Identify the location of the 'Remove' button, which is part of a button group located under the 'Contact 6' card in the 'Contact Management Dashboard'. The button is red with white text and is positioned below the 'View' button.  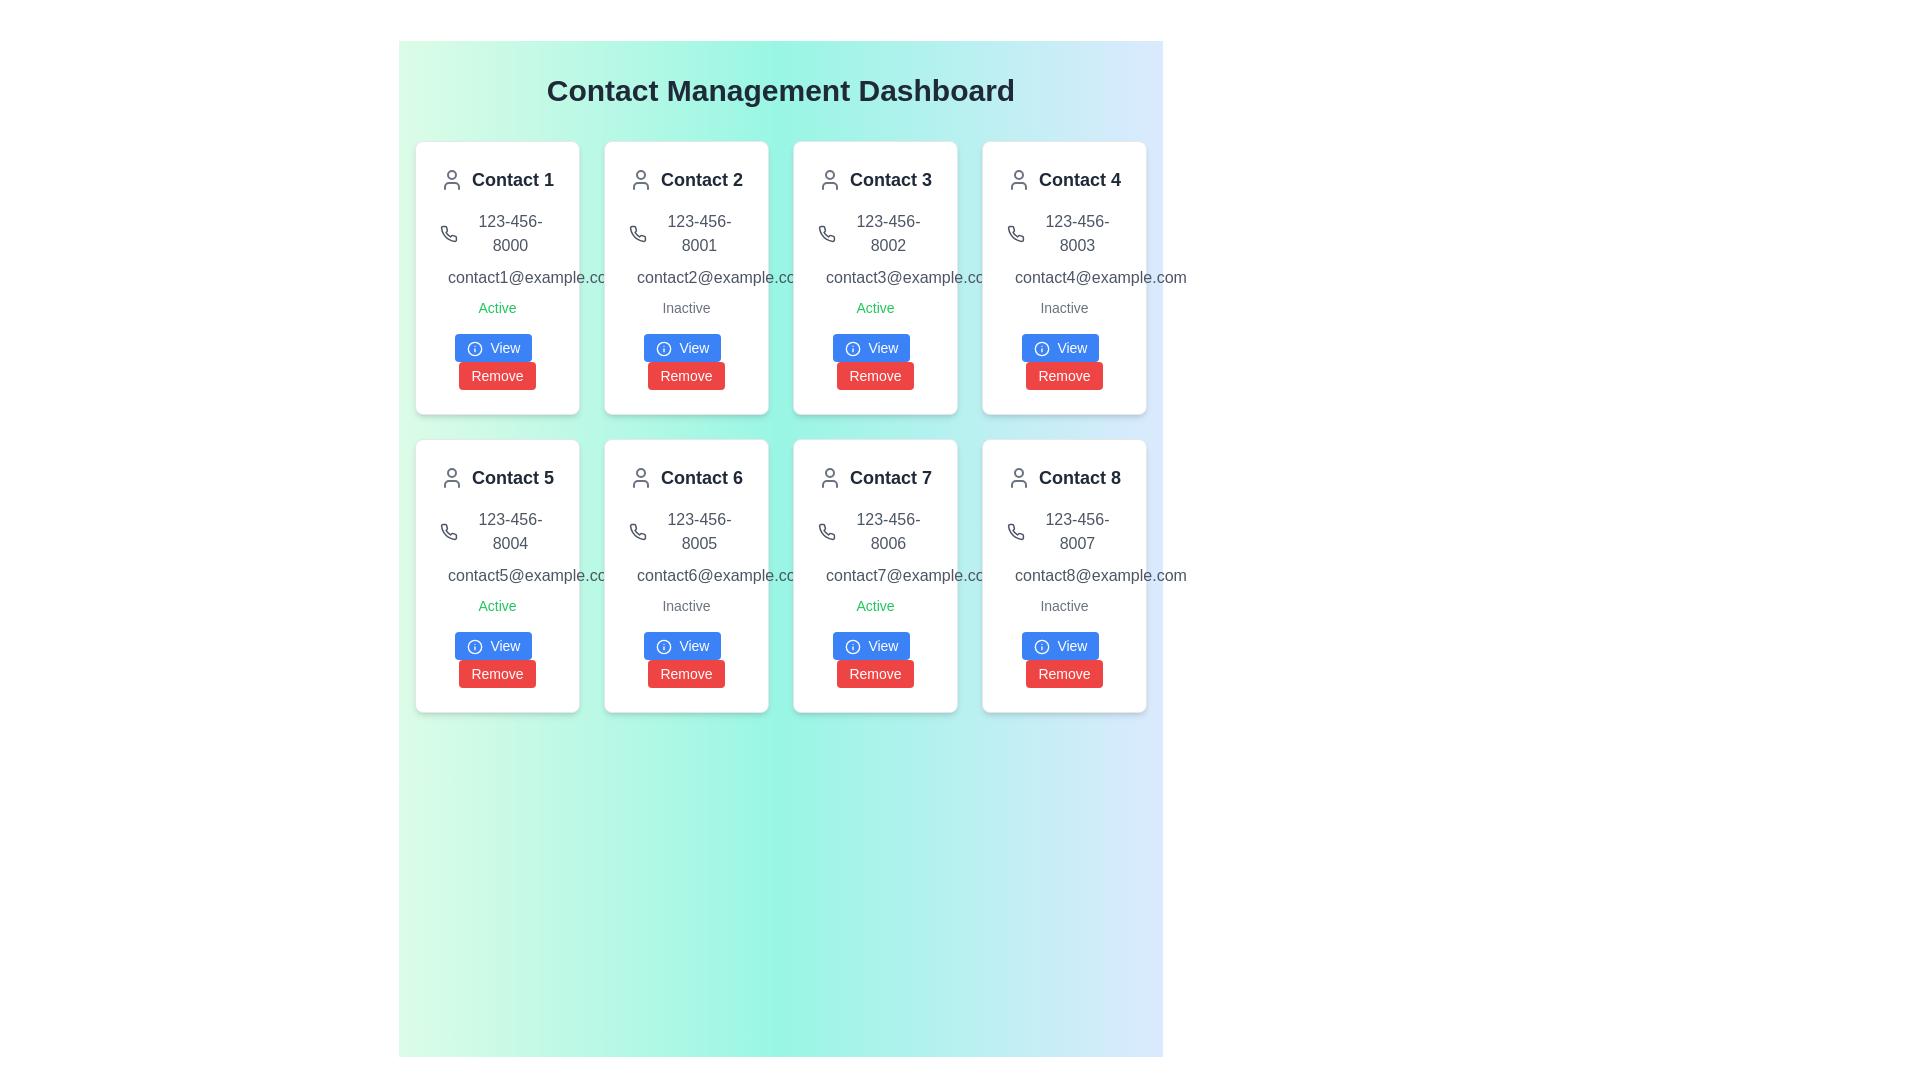
(686, 659).